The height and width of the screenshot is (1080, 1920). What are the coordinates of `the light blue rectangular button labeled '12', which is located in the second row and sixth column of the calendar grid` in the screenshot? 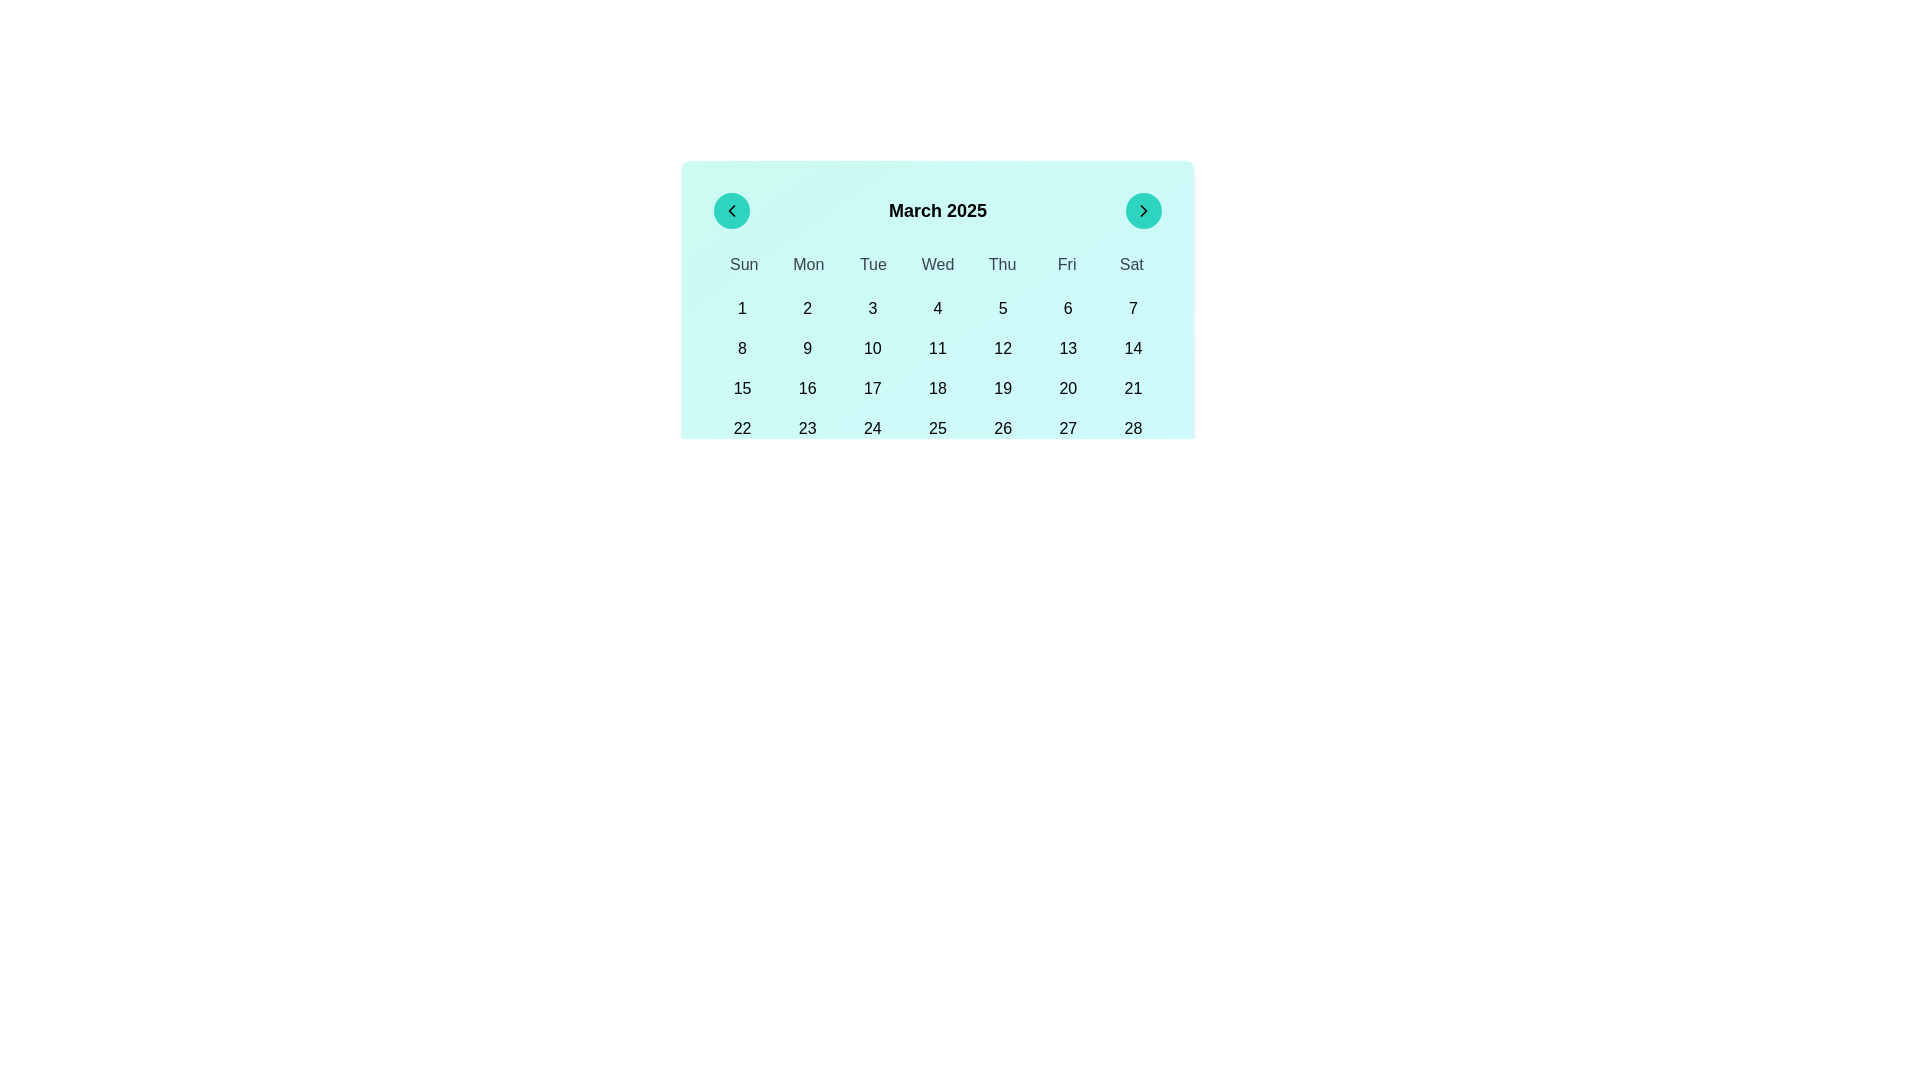 It's located at (1003, 347).